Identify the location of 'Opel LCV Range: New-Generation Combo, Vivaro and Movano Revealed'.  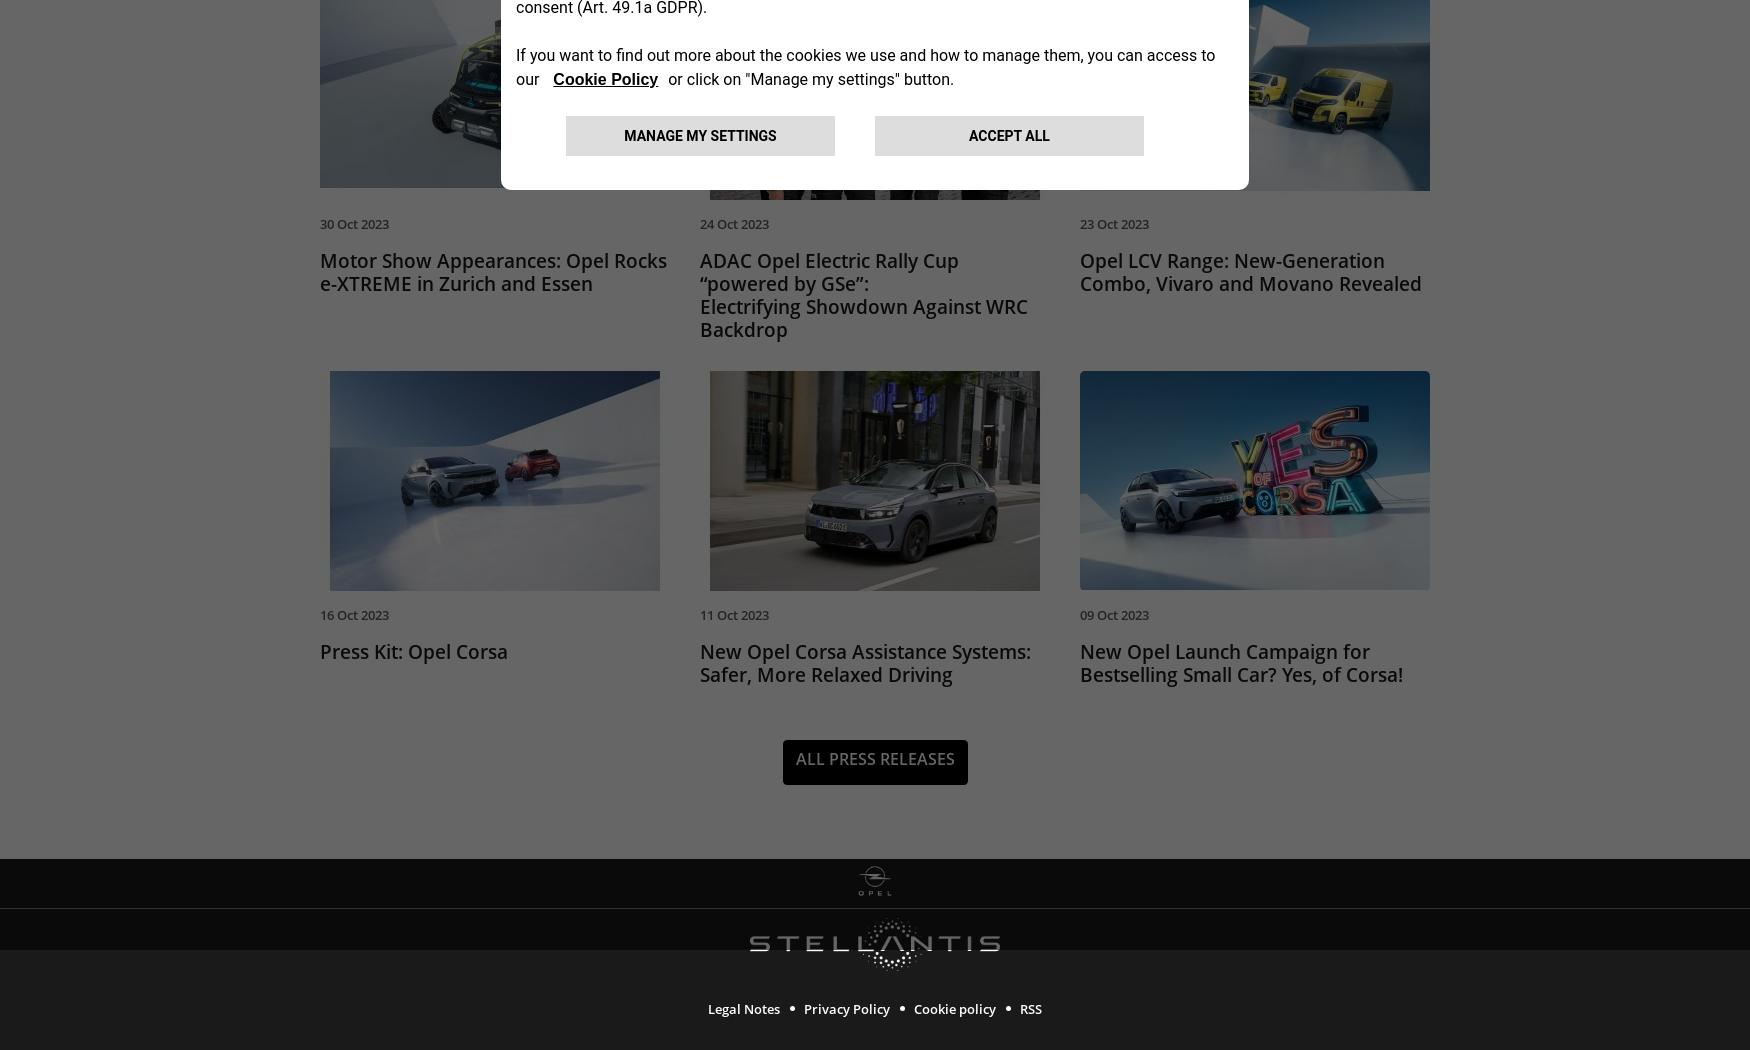
(1250, 275).